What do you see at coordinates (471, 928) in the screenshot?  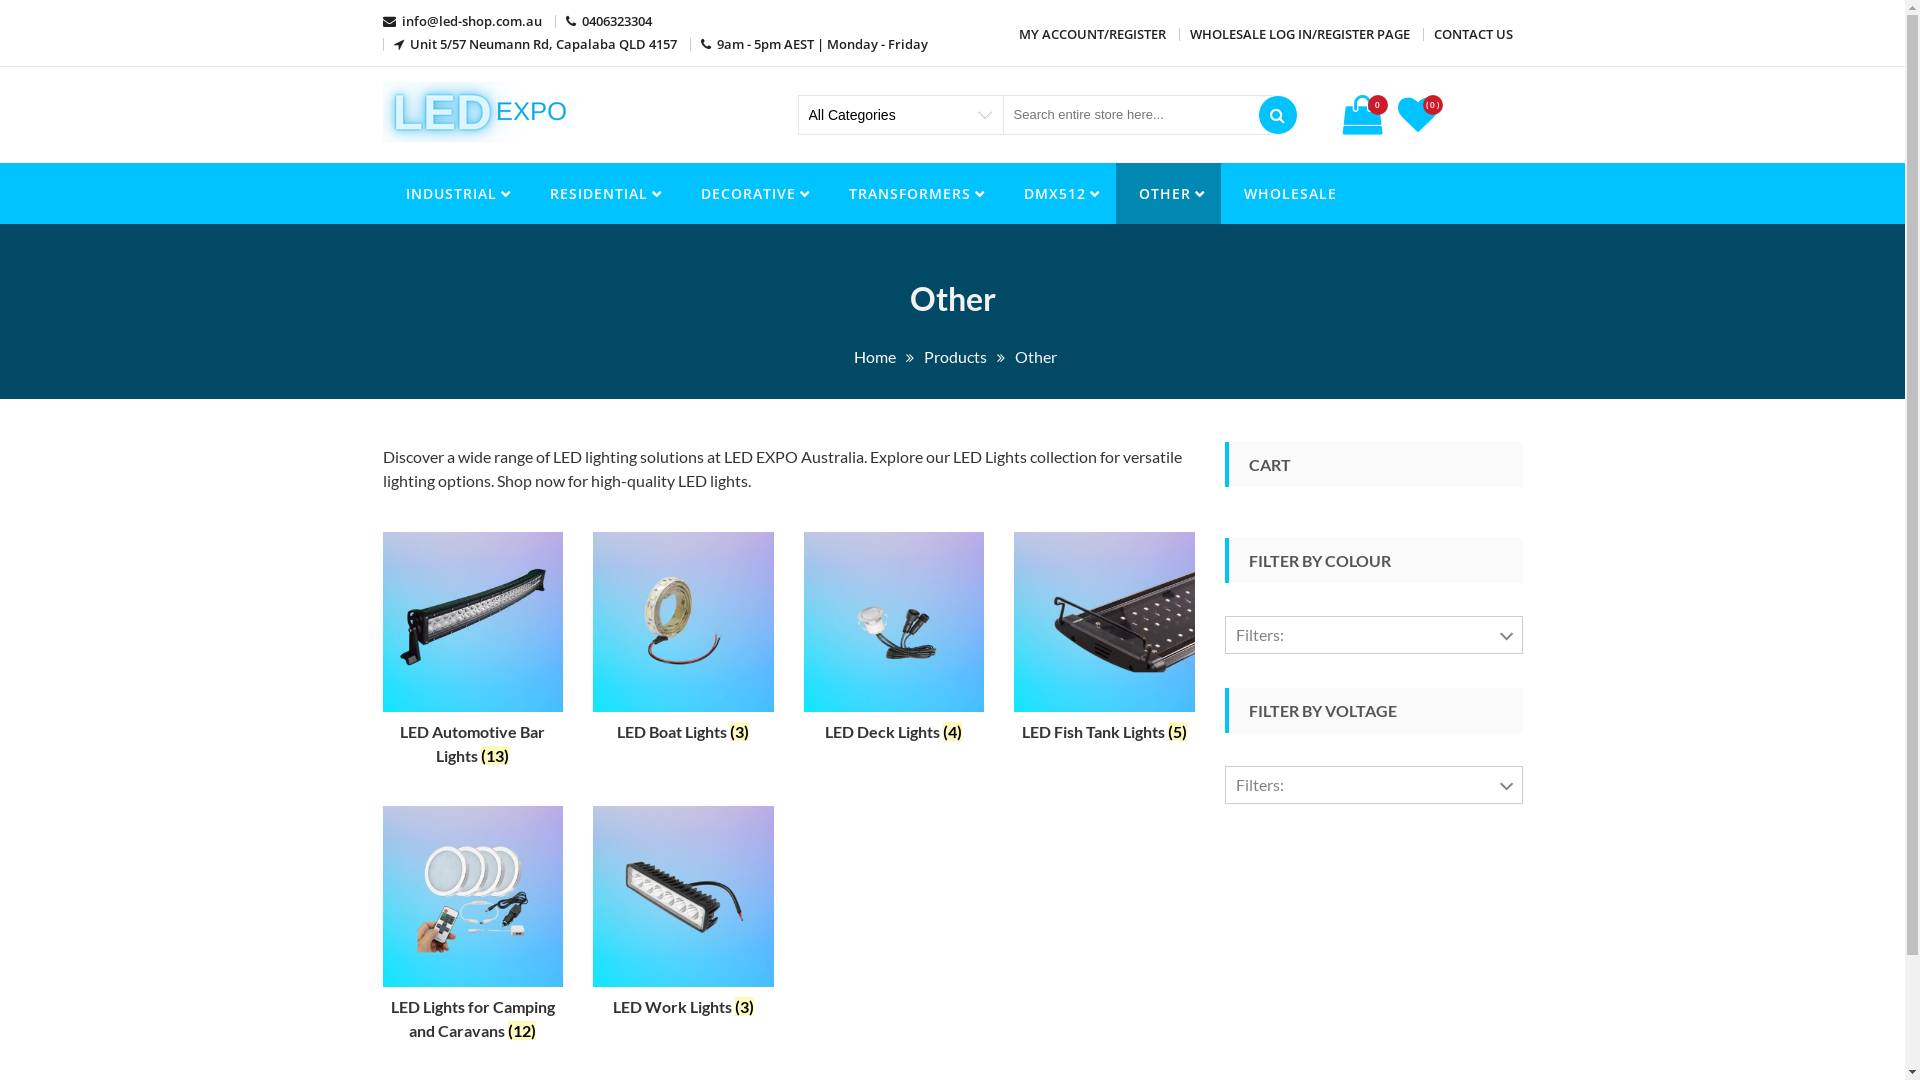 I see `'LED Lights for Camping and Caravans (12)'` at bounding box center [471, 928].